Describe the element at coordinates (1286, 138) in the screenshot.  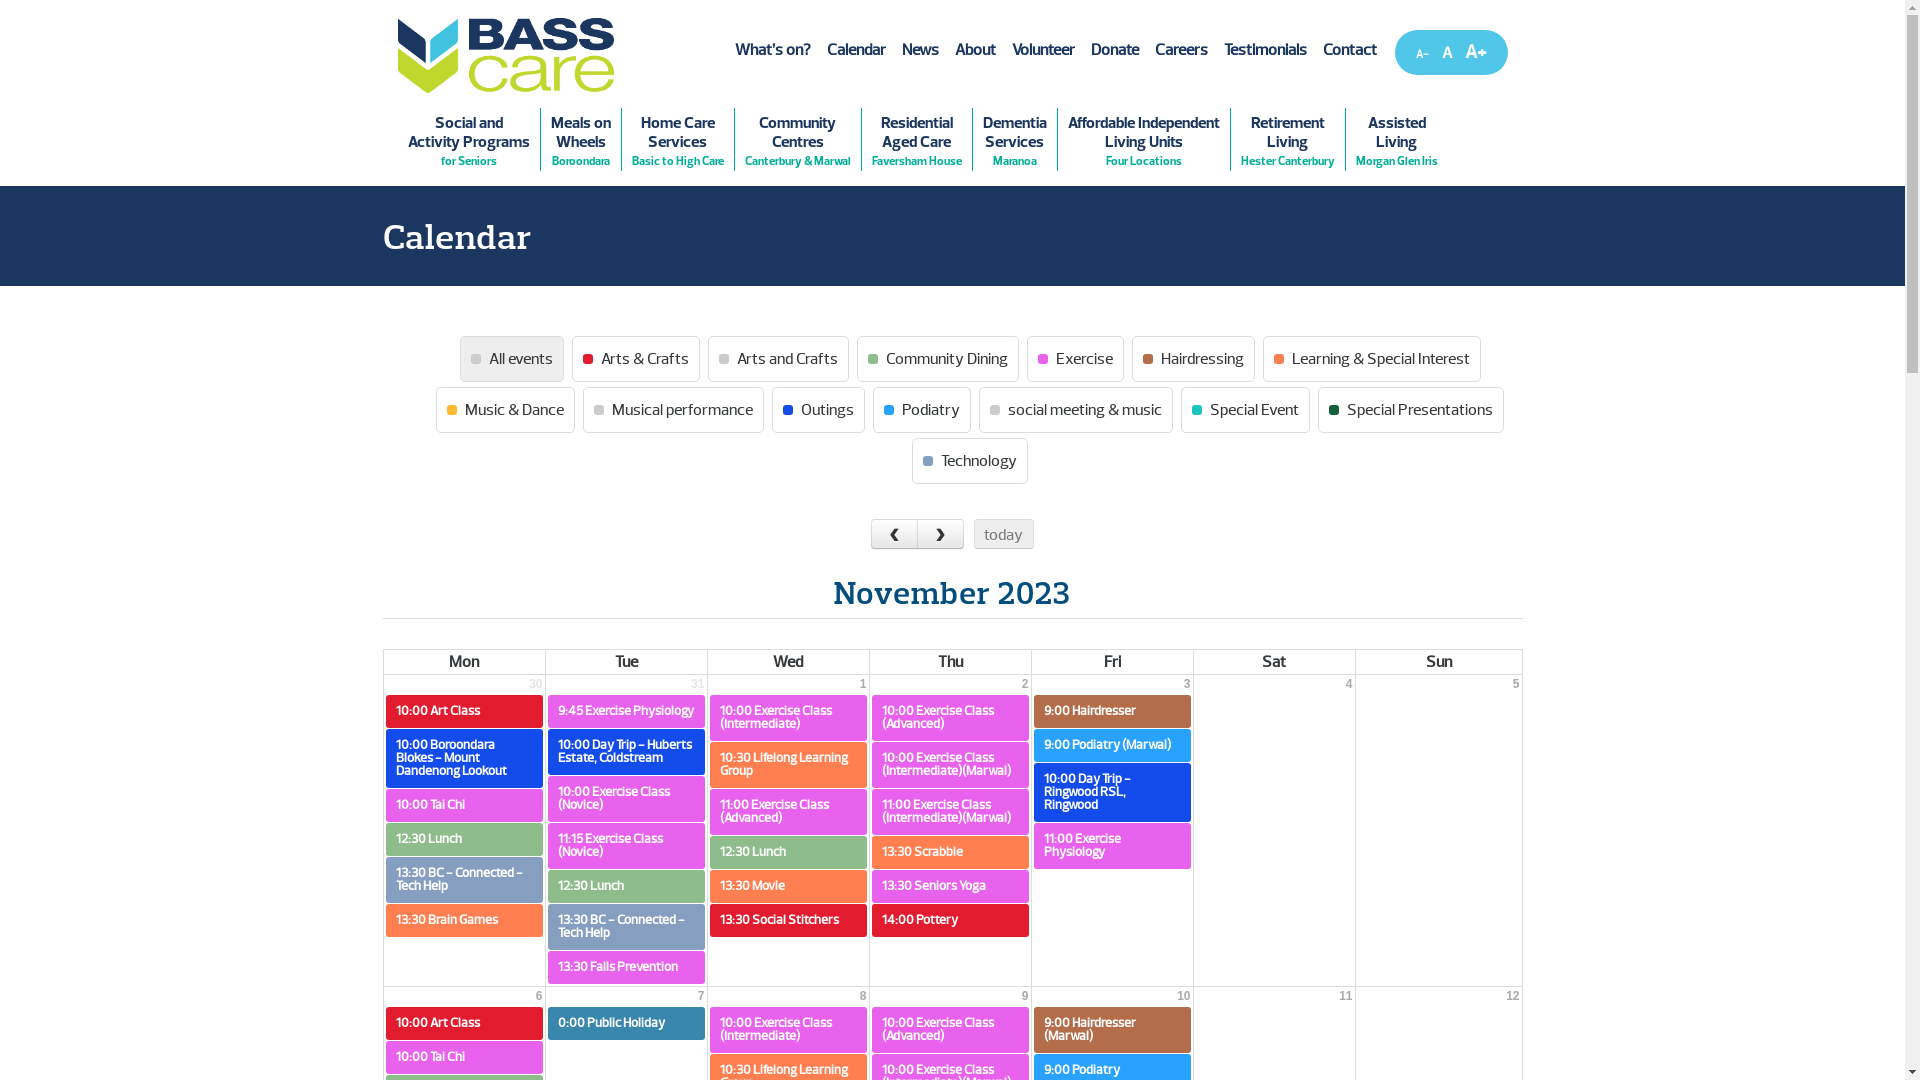
I see `'Retirement` at that location.